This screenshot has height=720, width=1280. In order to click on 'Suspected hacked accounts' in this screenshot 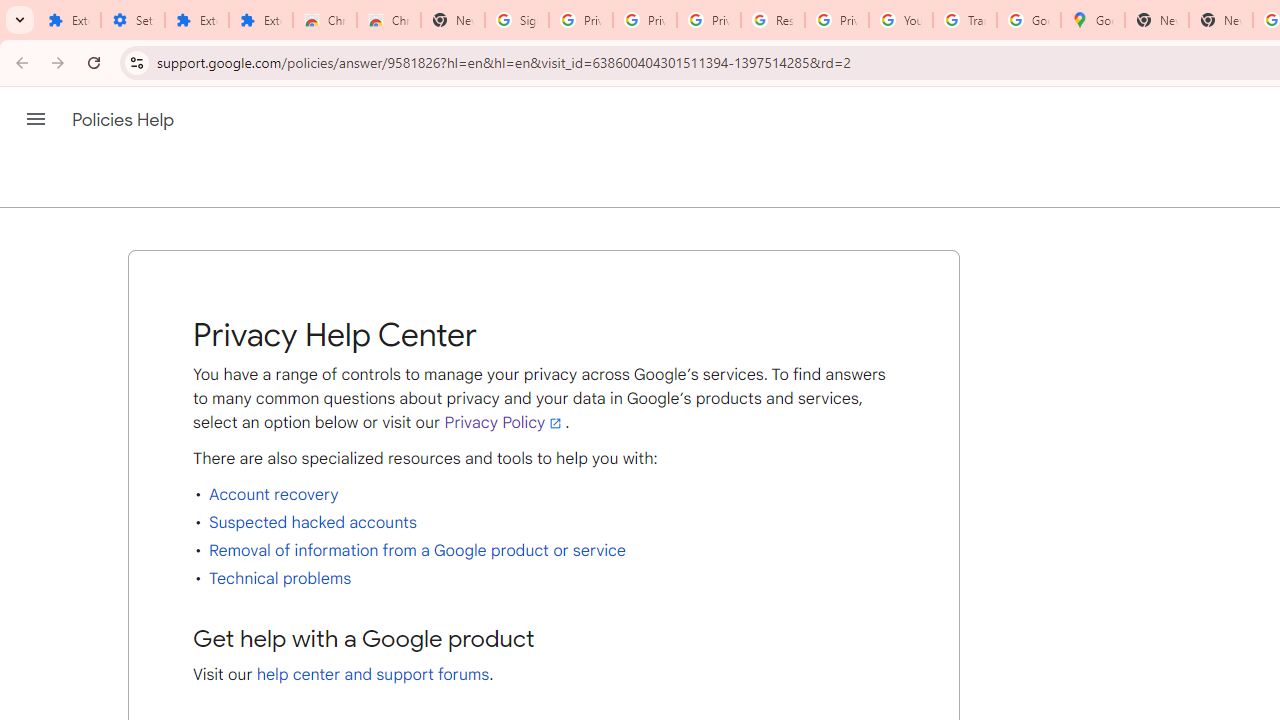, I will do `click(311, 521)`.